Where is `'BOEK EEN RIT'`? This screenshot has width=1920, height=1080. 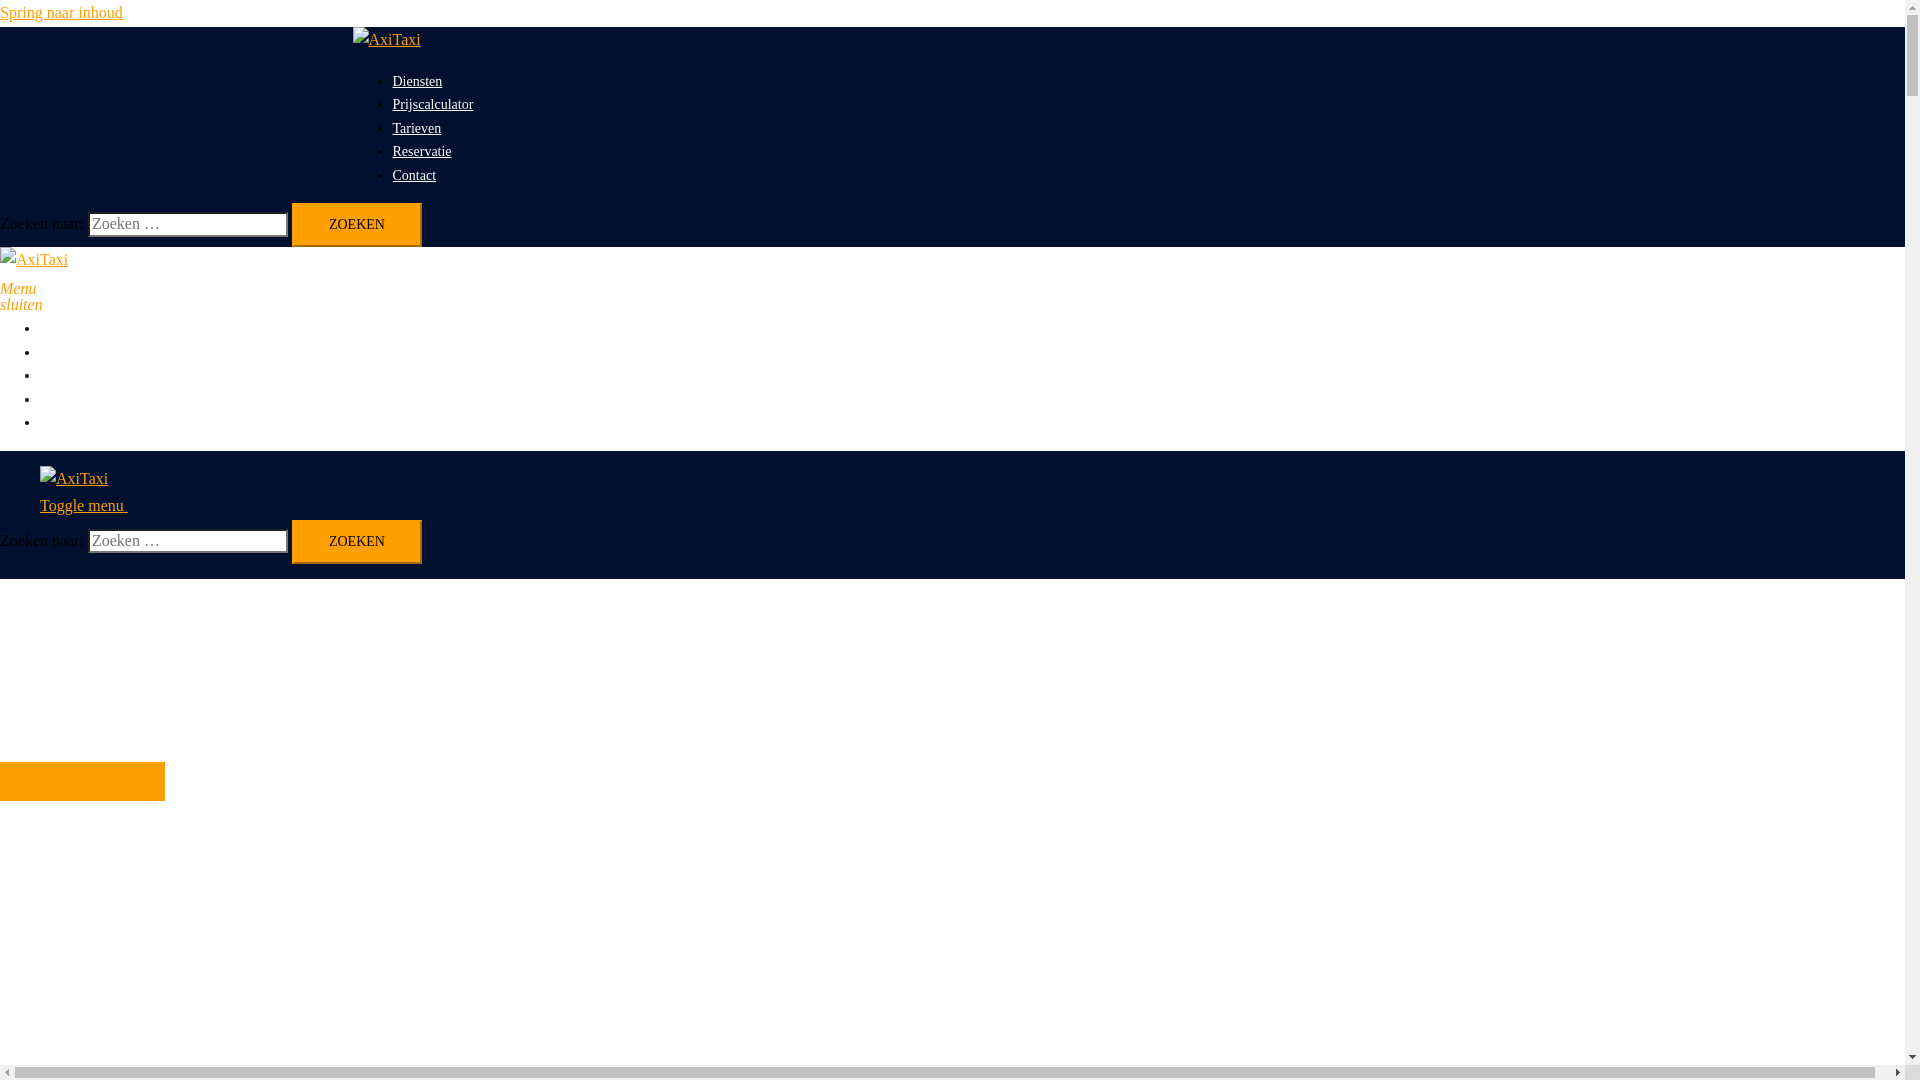 'BOEK EEN RIT' is located at coordinates (81, 780).